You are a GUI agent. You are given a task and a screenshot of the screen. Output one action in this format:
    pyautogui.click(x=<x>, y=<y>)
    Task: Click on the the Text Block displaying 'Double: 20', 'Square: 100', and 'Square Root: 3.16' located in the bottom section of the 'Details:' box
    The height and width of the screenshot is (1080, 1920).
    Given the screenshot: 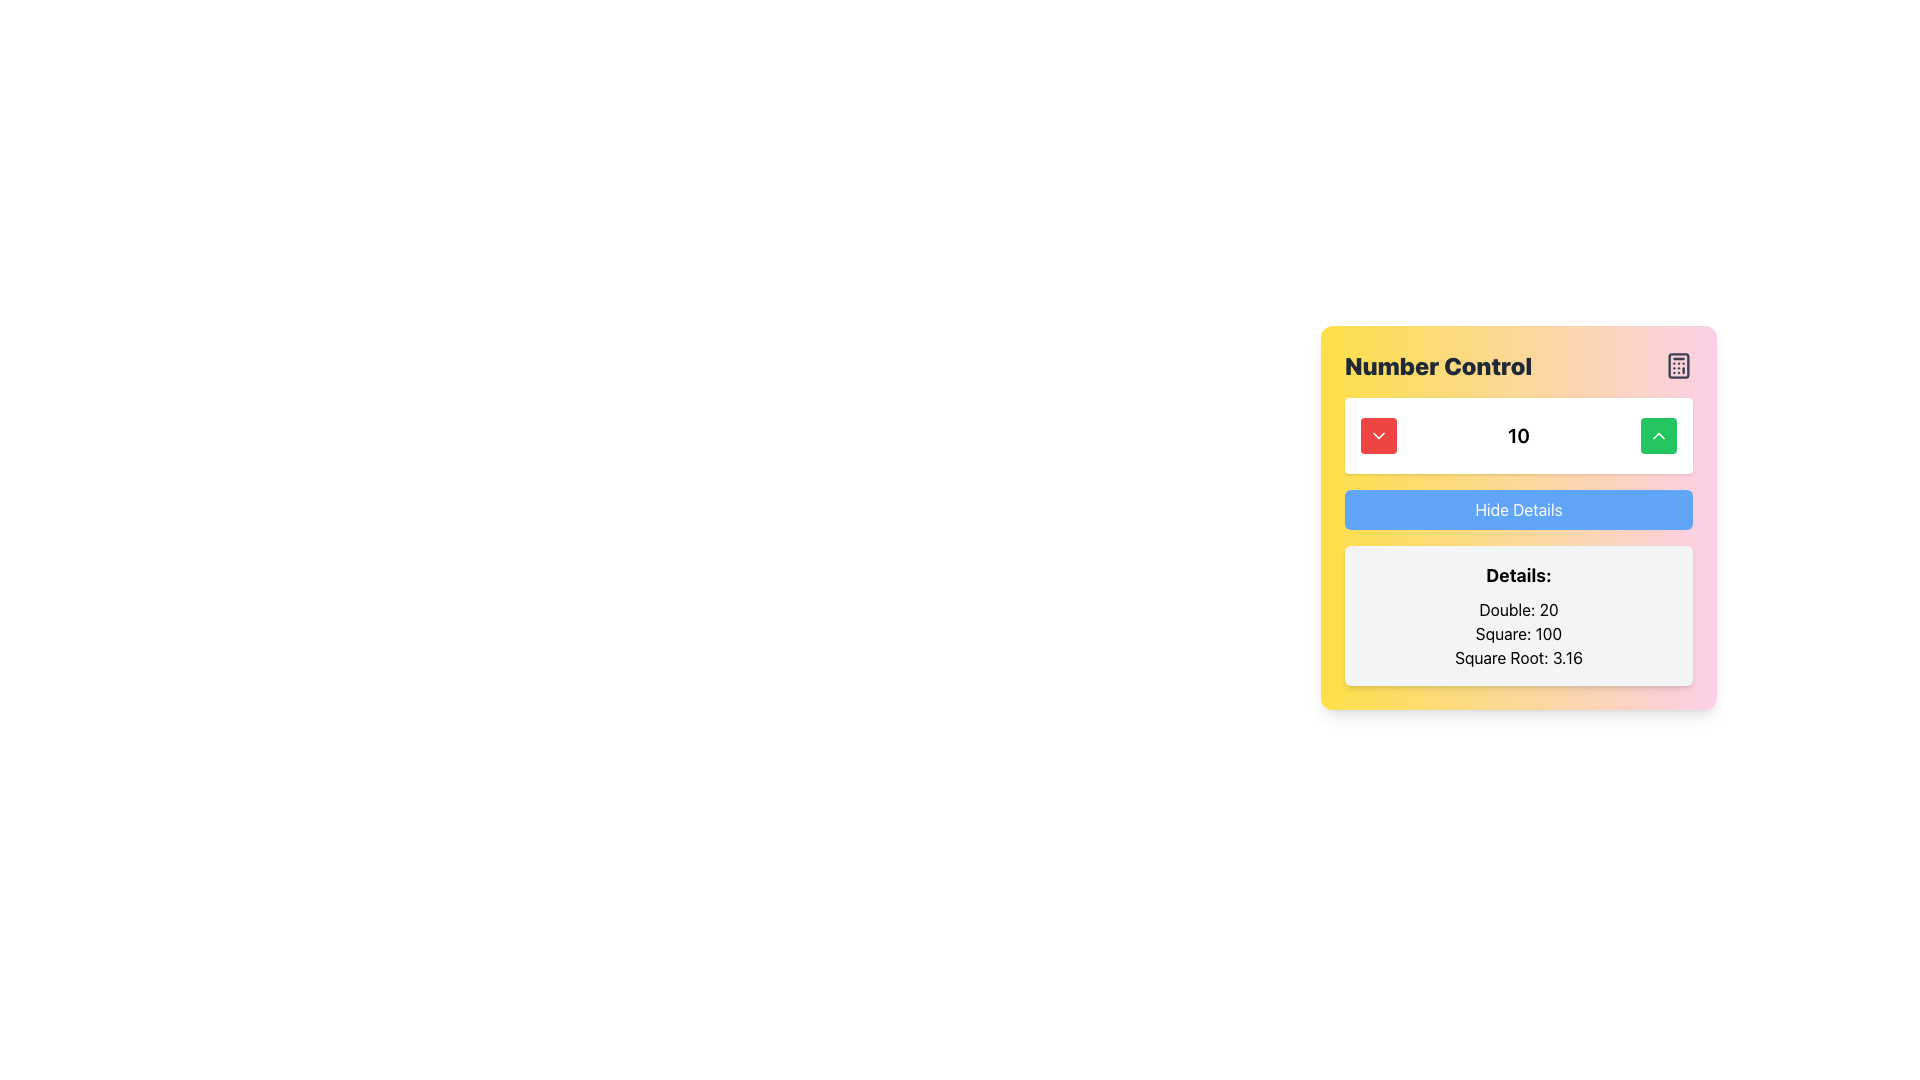 What is the action you would take?
    pyautogui.click(x=1518, y=633)
    